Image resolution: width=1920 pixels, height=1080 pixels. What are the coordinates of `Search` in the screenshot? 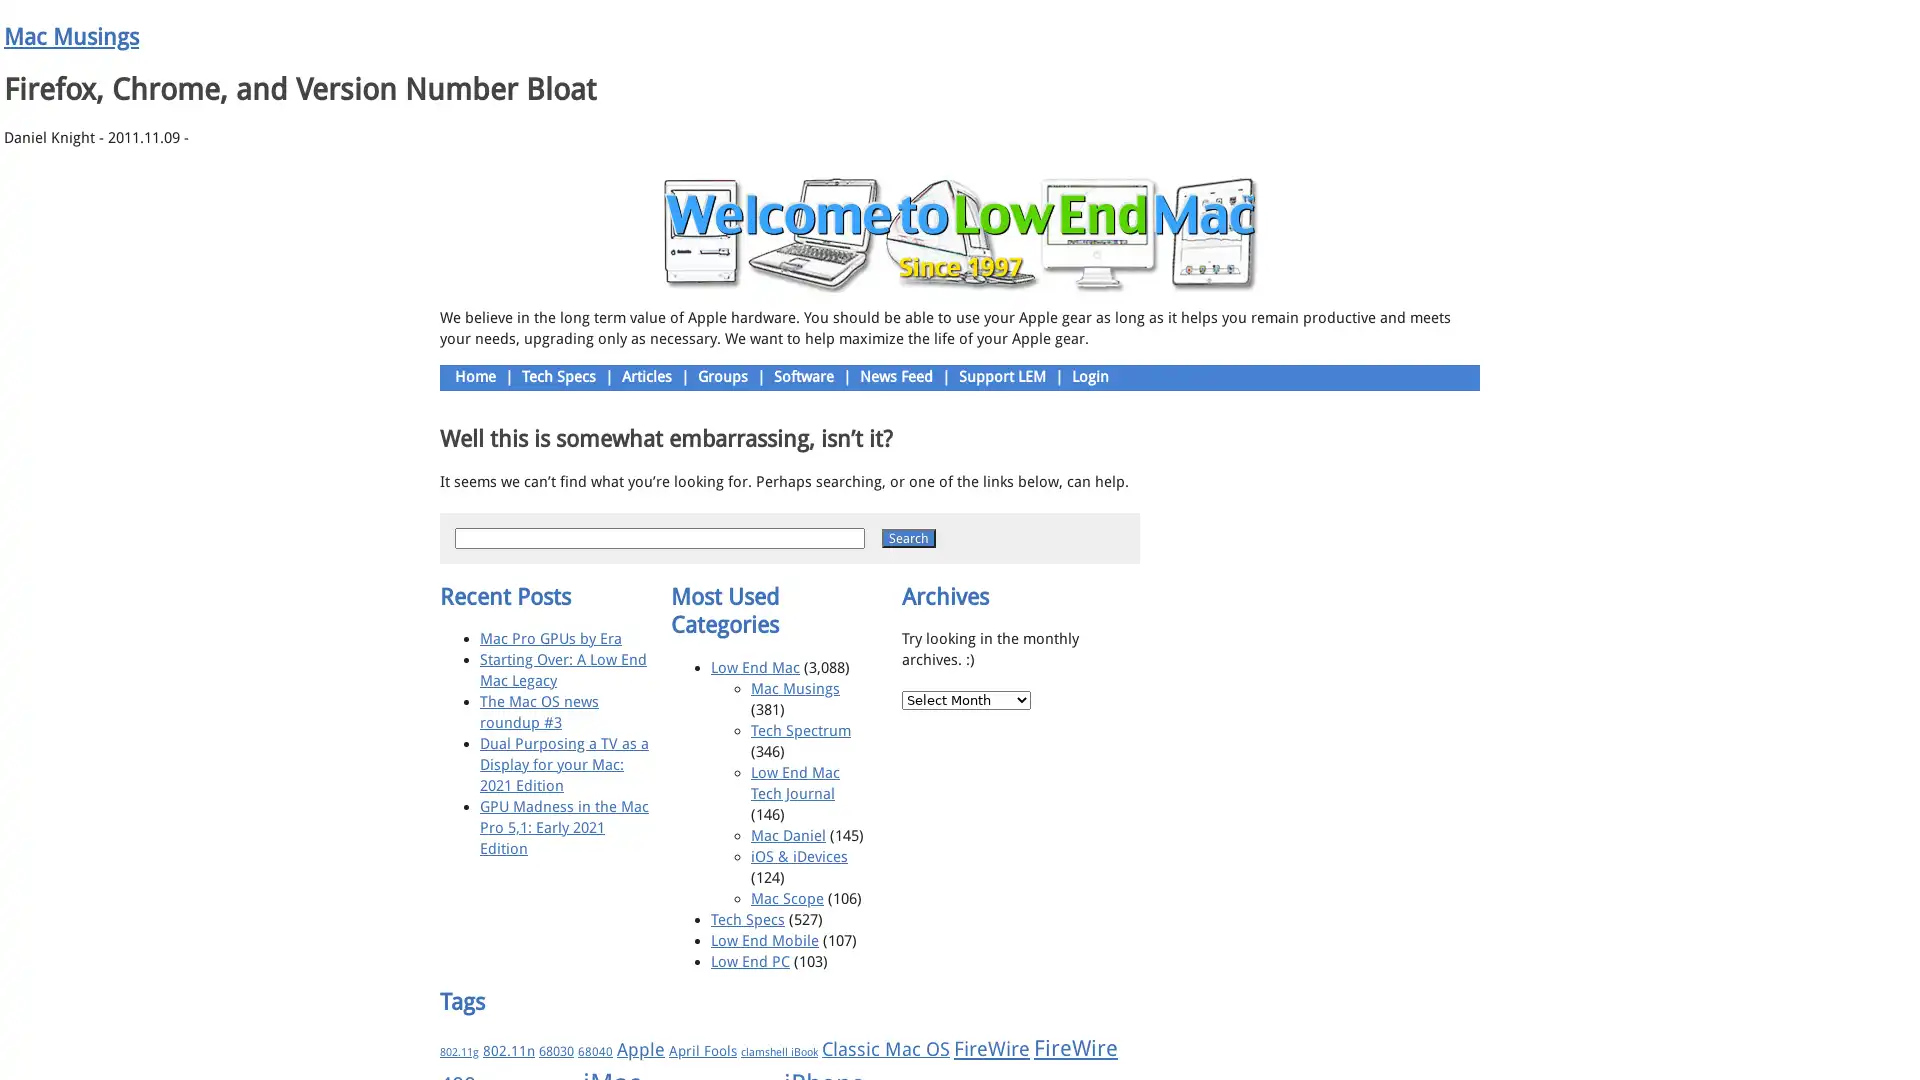 It's located at (907, 536).